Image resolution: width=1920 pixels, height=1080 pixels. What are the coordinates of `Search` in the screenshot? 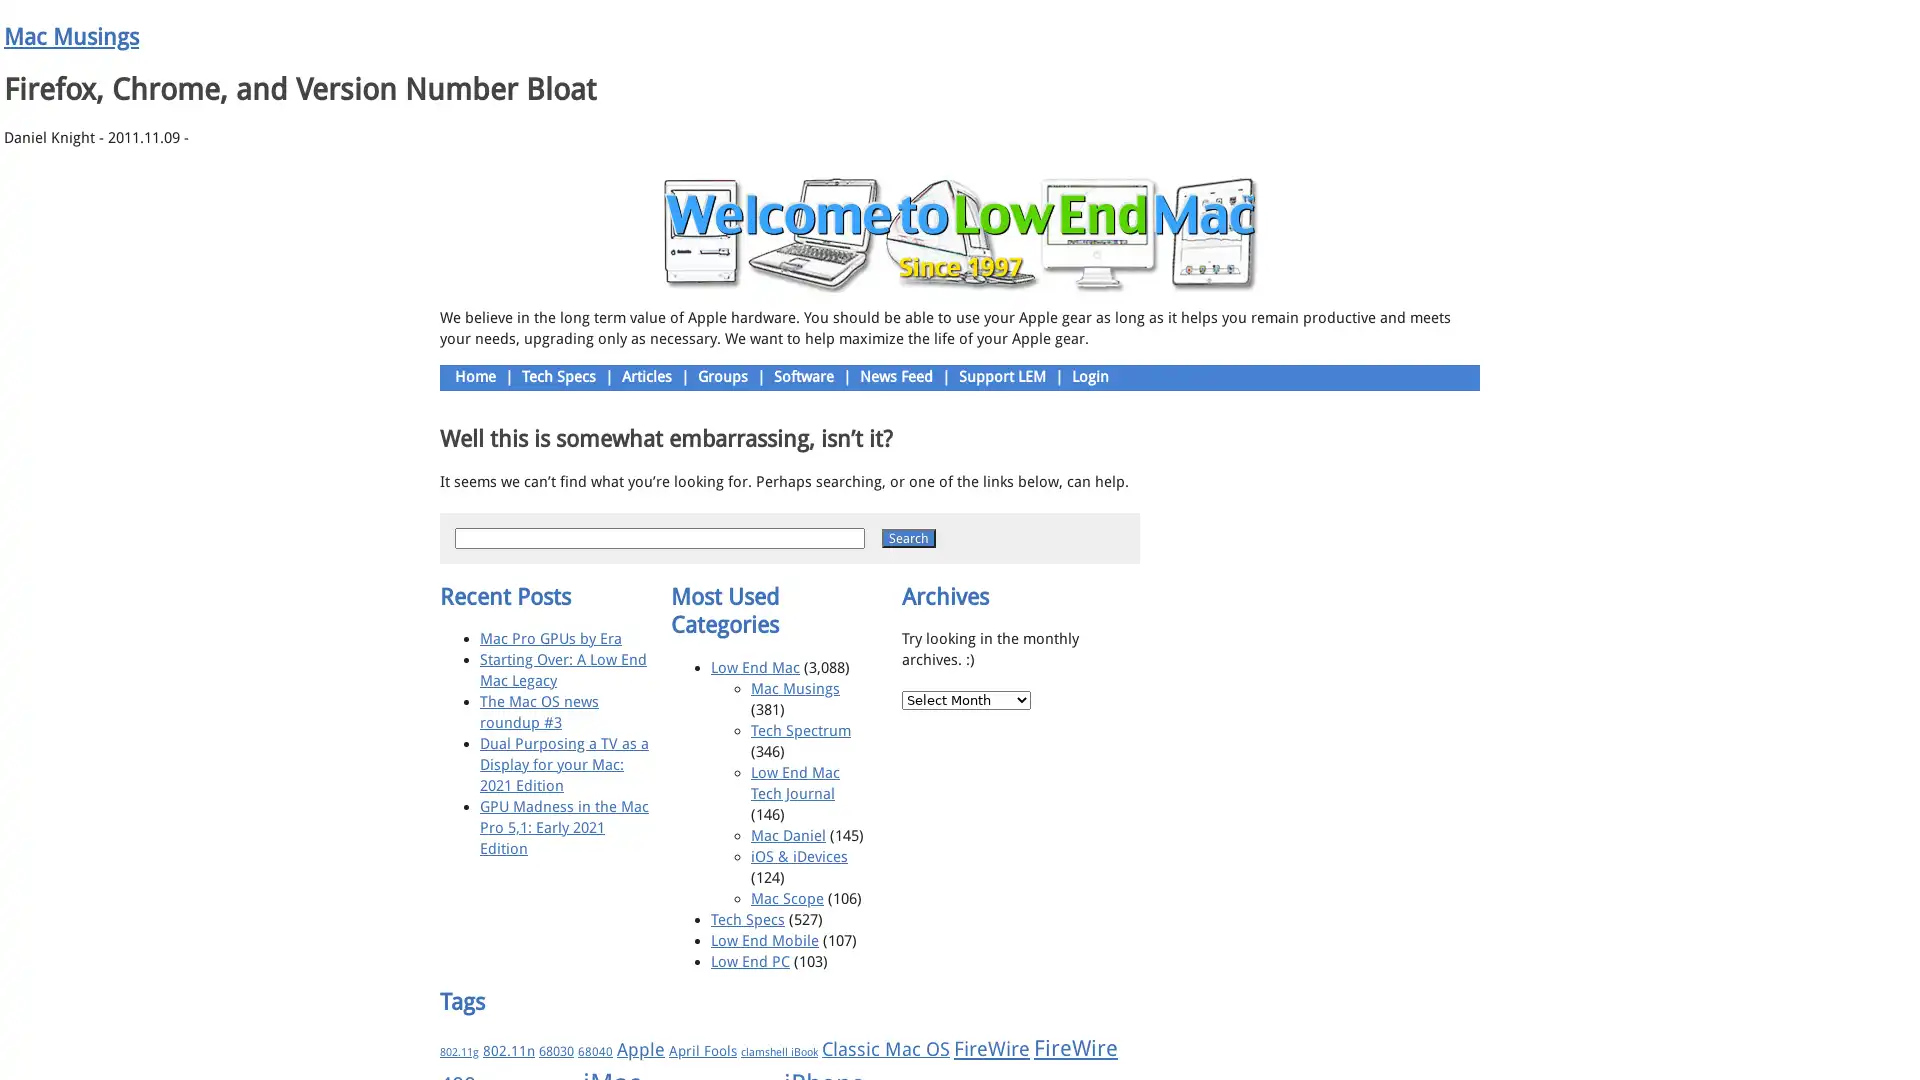 It's located at (907, 536).